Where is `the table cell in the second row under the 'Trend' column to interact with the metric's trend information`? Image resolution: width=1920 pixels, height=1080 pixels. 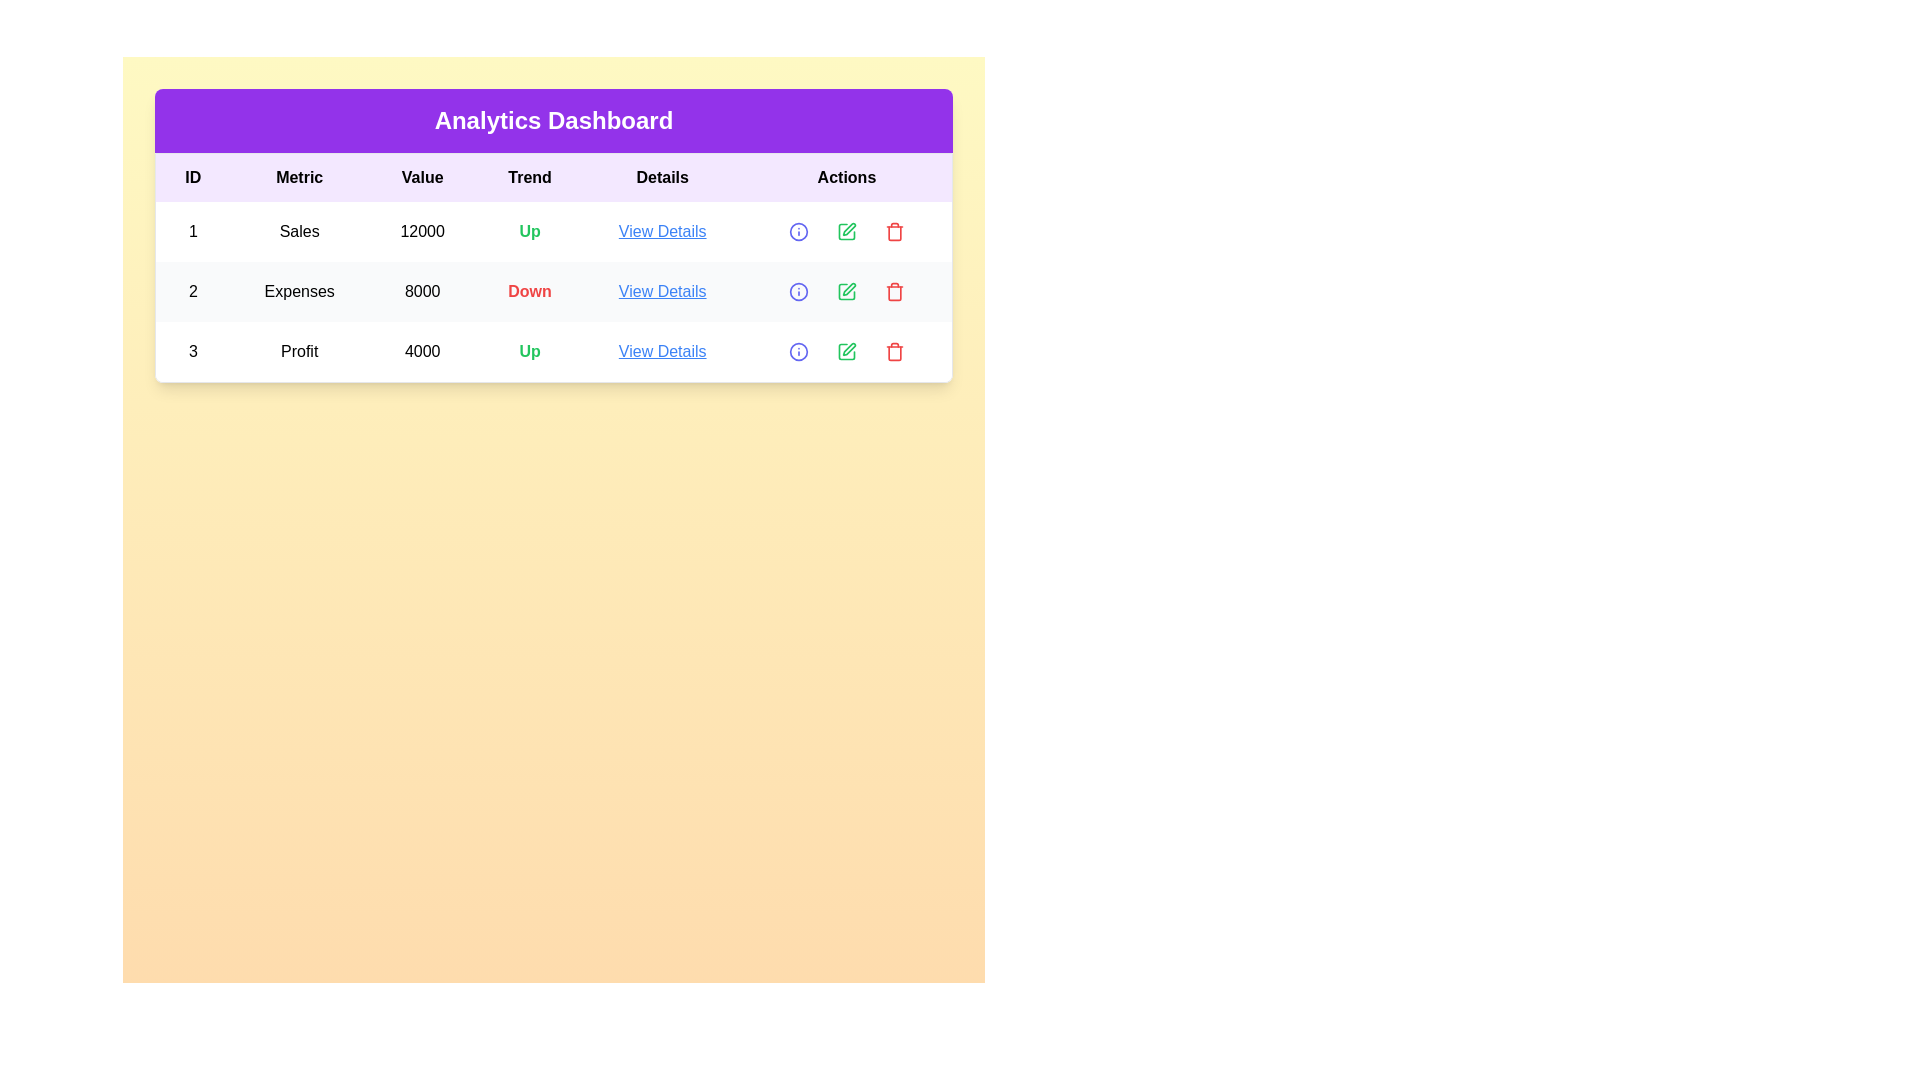 the table cell in the second row under the 'Trend' column to interact with the metric's trend information is located at coordinates (553, 266).